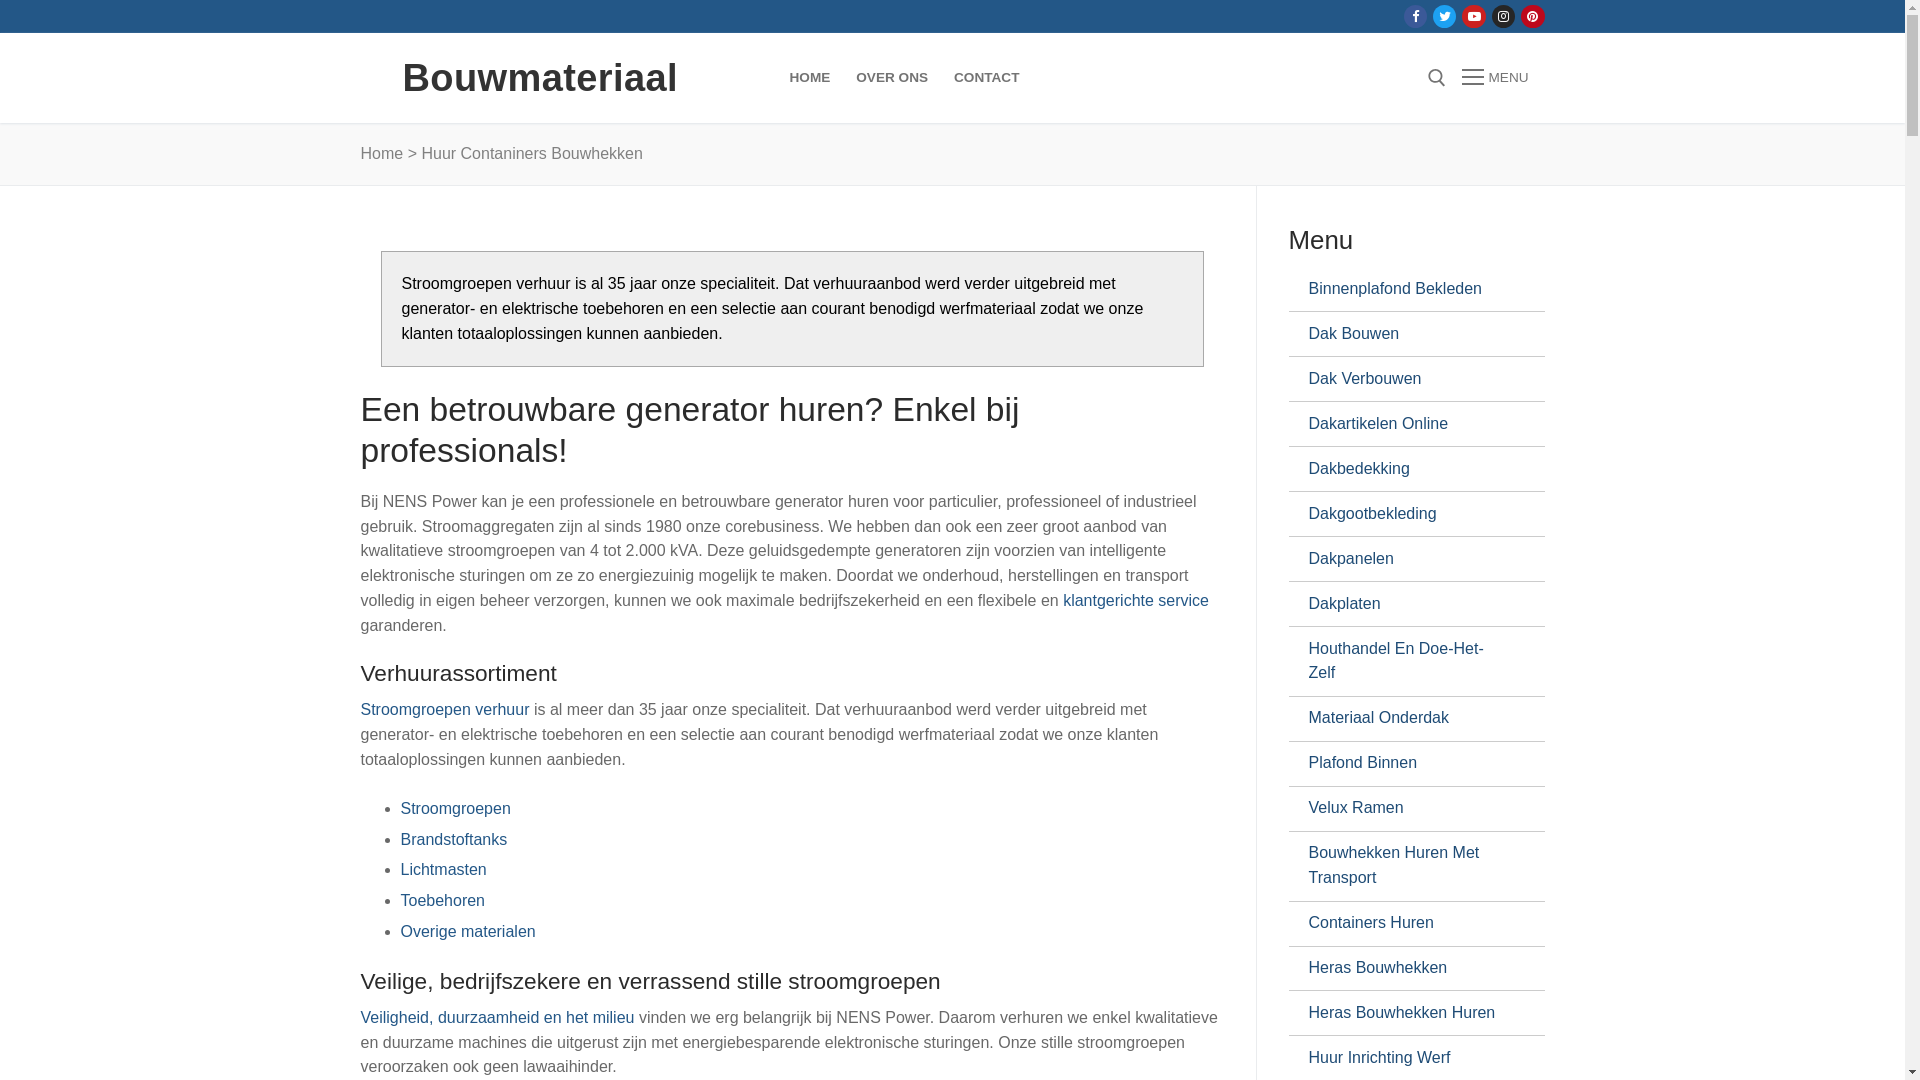 The width and height of the screenshot is (1920, 1080). I want to click on 'Binnenplafond Bekleden', so click(1406, 289).